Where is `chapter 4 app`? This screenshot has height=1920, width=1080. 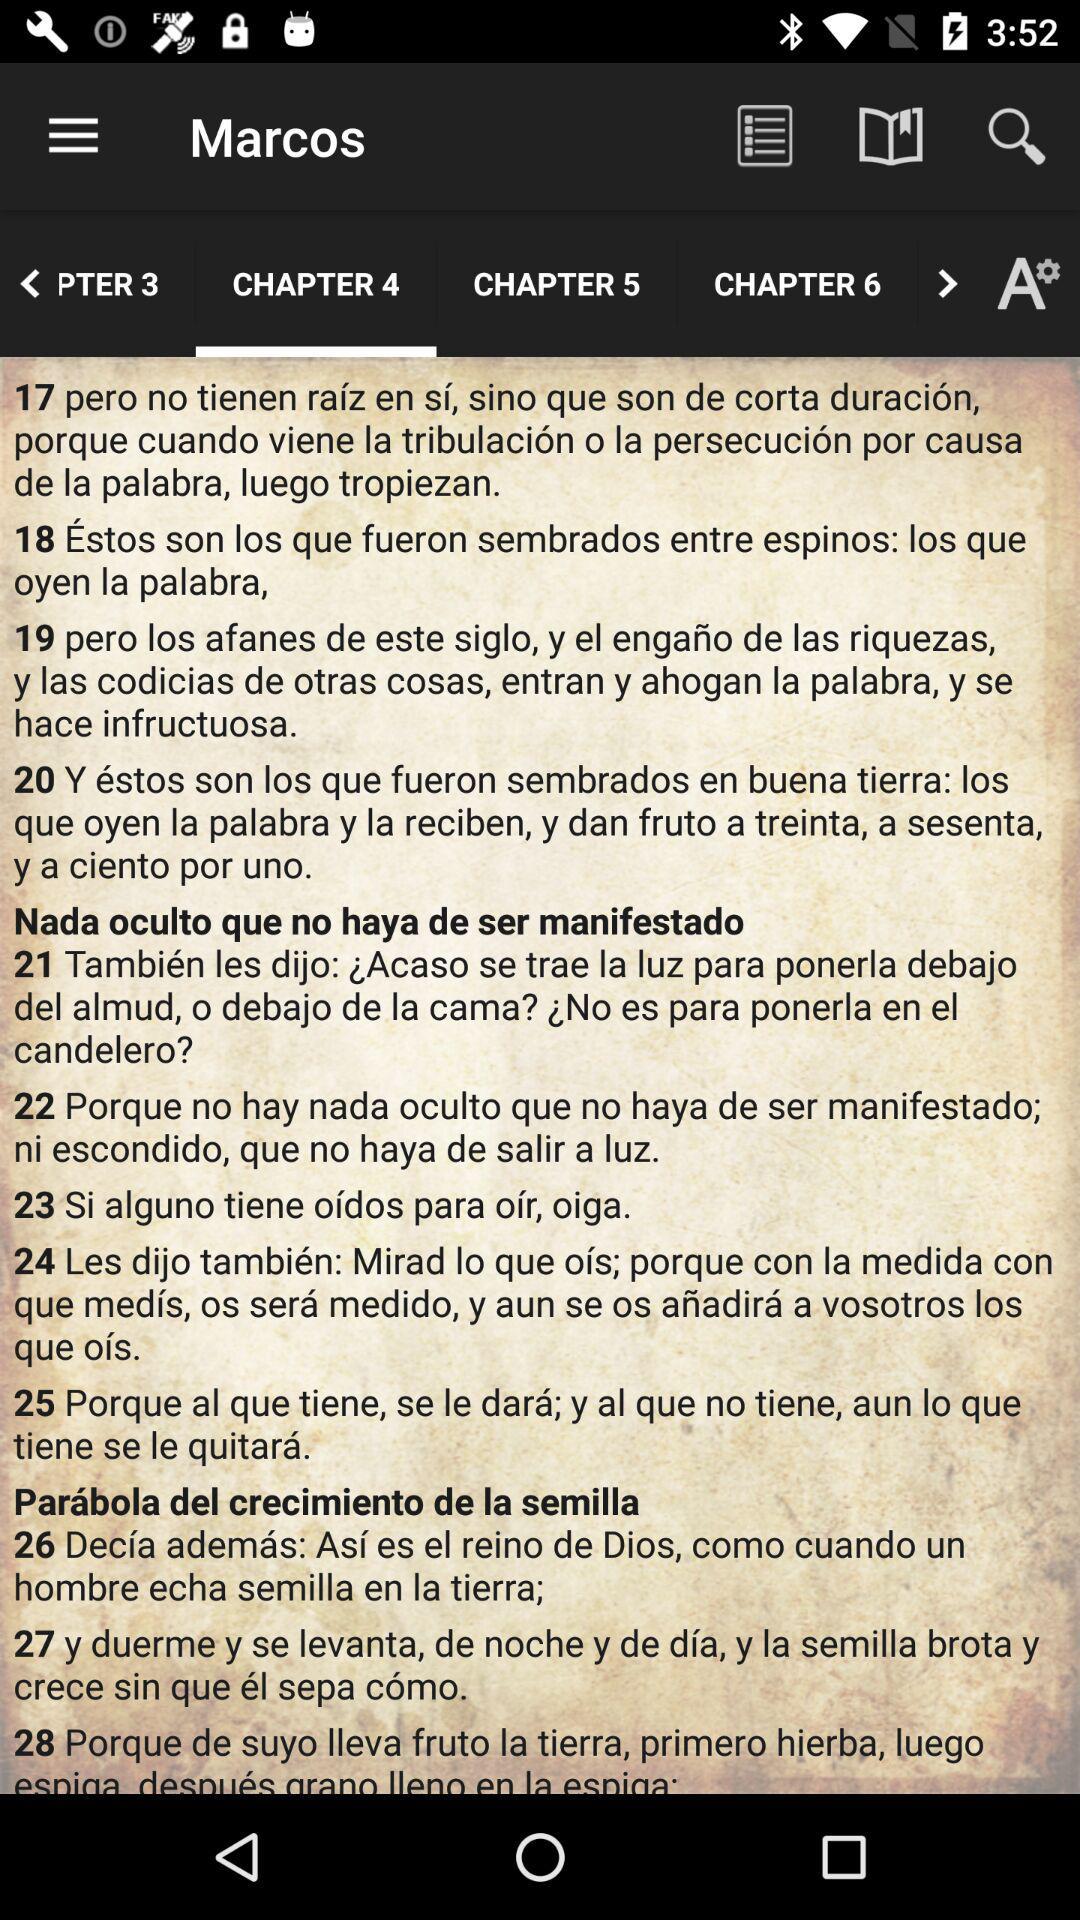
chapter 4 app is located at coordinates (315, 282).